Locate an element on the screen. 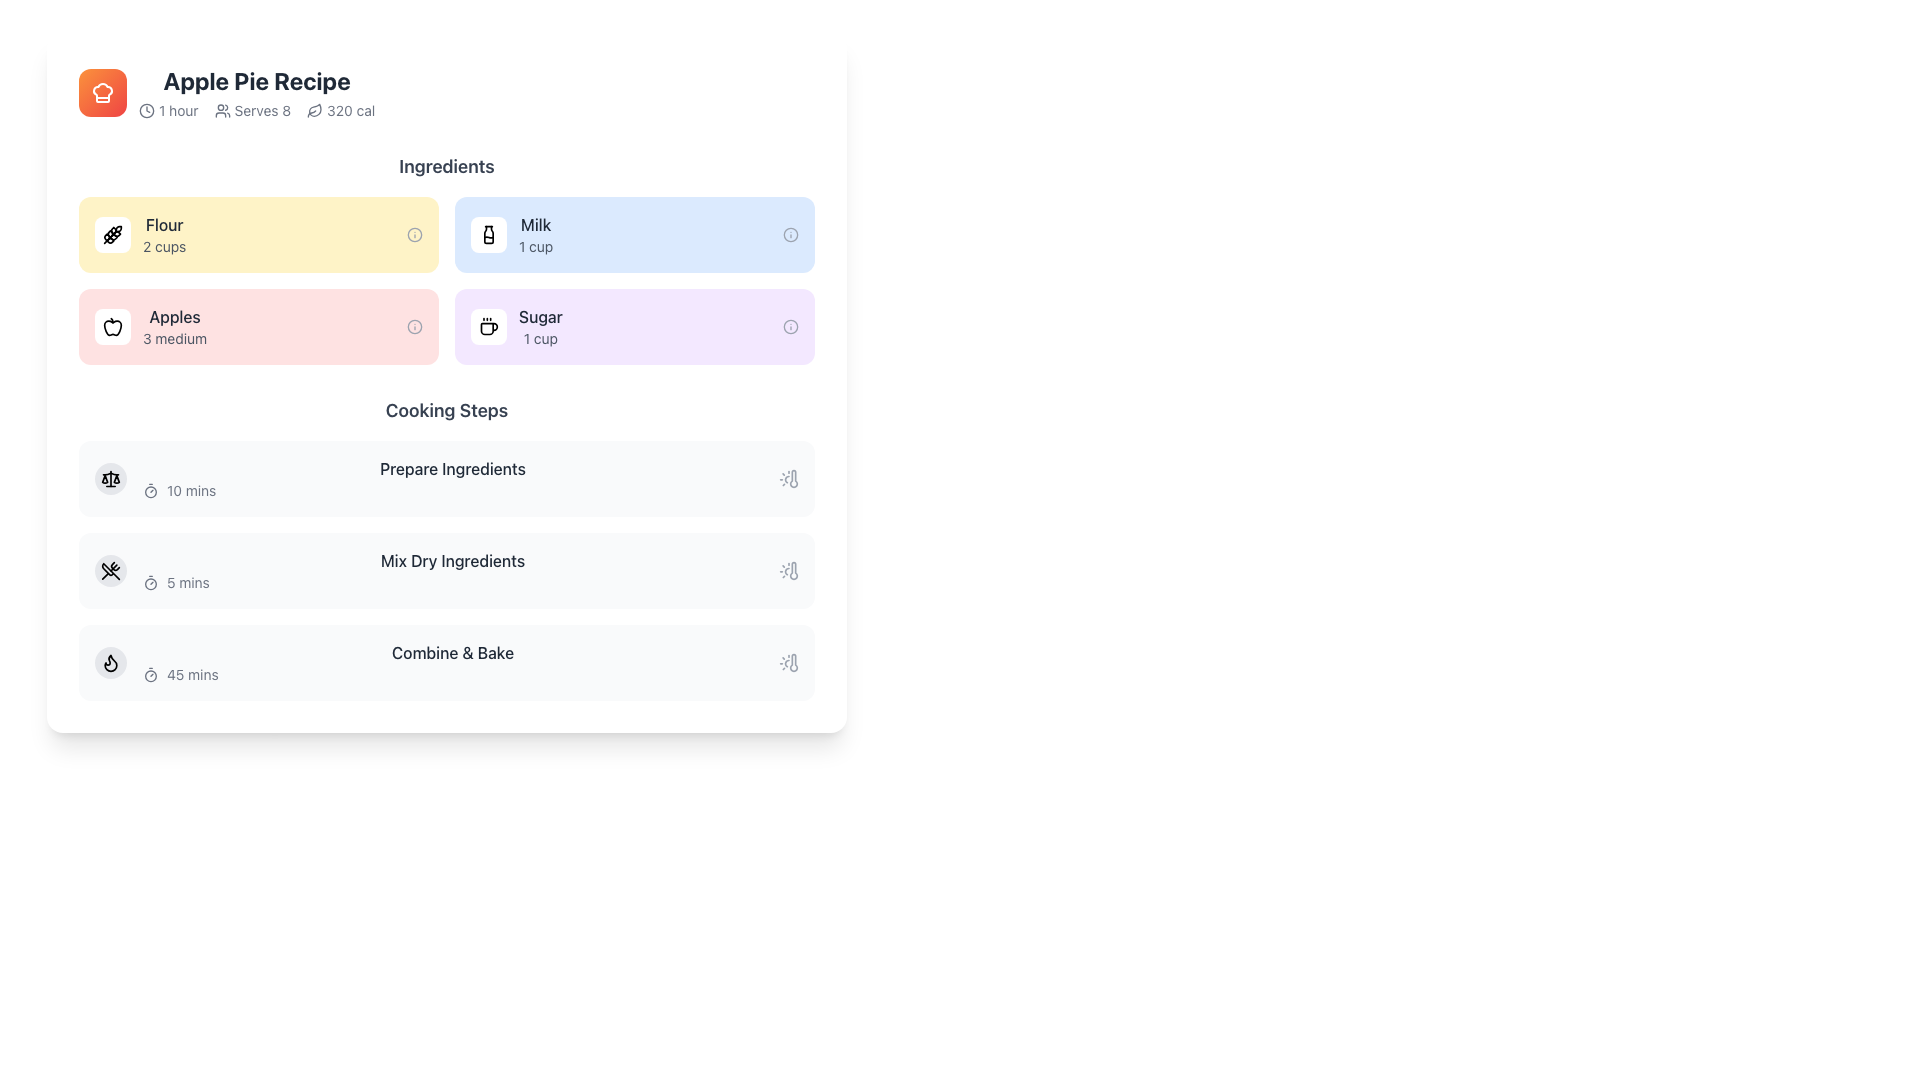  the heading label reading 'Ingredients', which is styled with a large bold font and located above the grid of ingredient cards is located at coordinates (445, 165).